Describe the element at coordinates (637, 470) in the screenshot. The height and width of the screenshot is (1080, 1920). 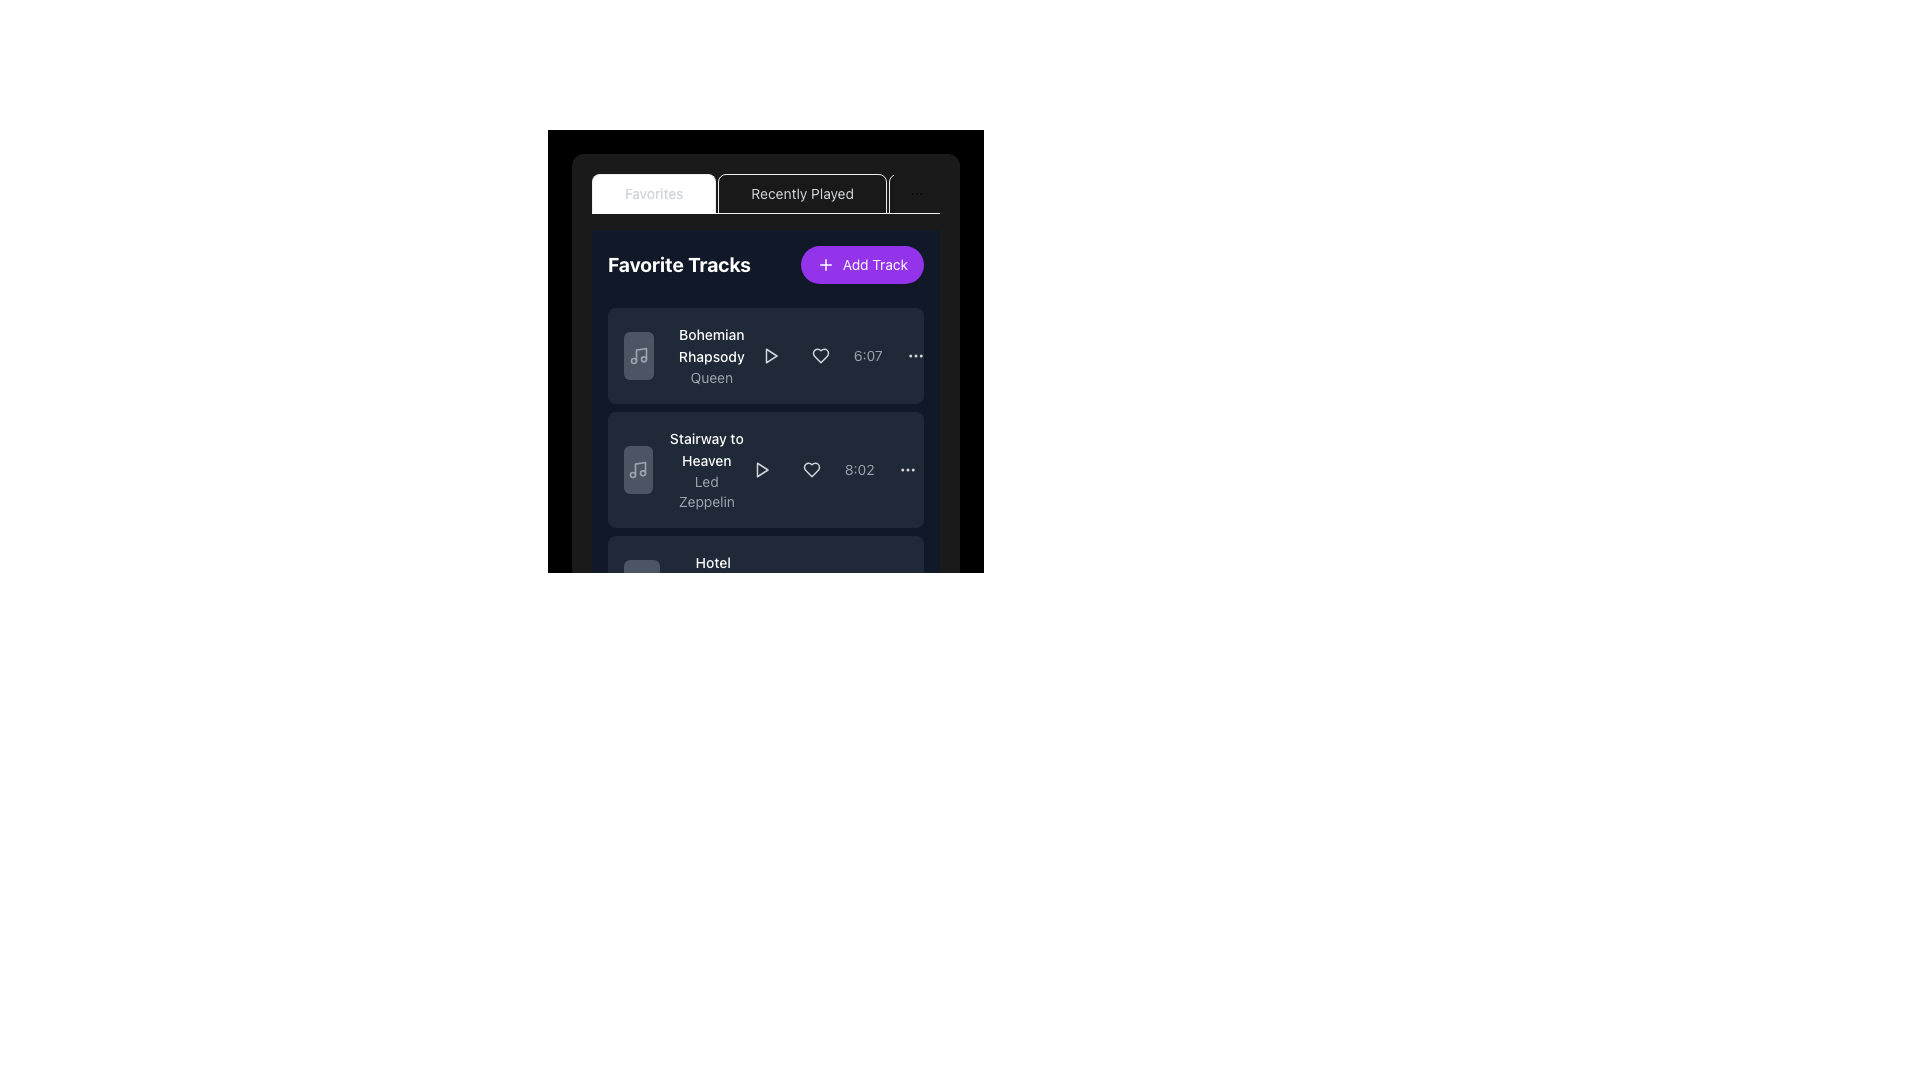
I see `the music track icon located to the left of the text 'Stairway to Heaven' by 'Led Zeppelin'` at that location.